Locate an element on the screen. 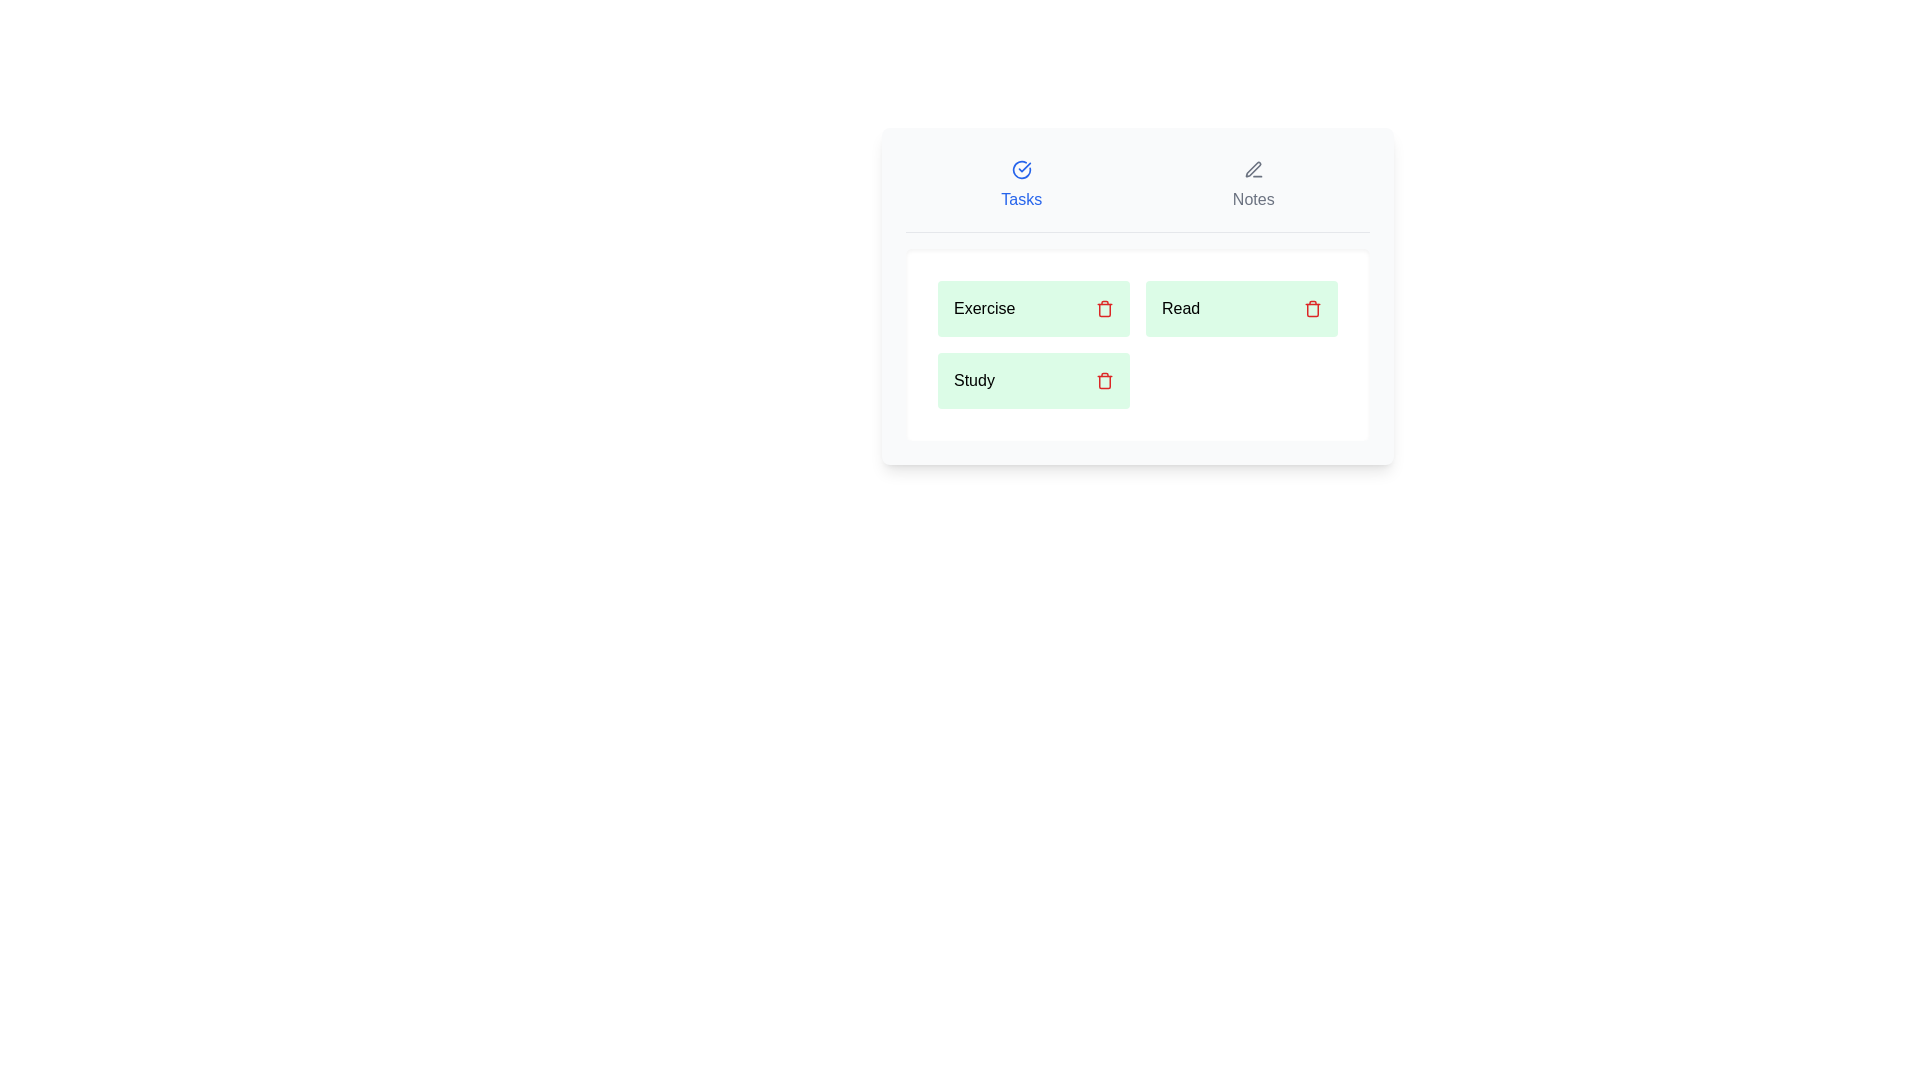 The height and width of the screenshot is (1080, 1920). the tab icon of Tasks to inspect its visual details is located at coordinates (1021, 168).